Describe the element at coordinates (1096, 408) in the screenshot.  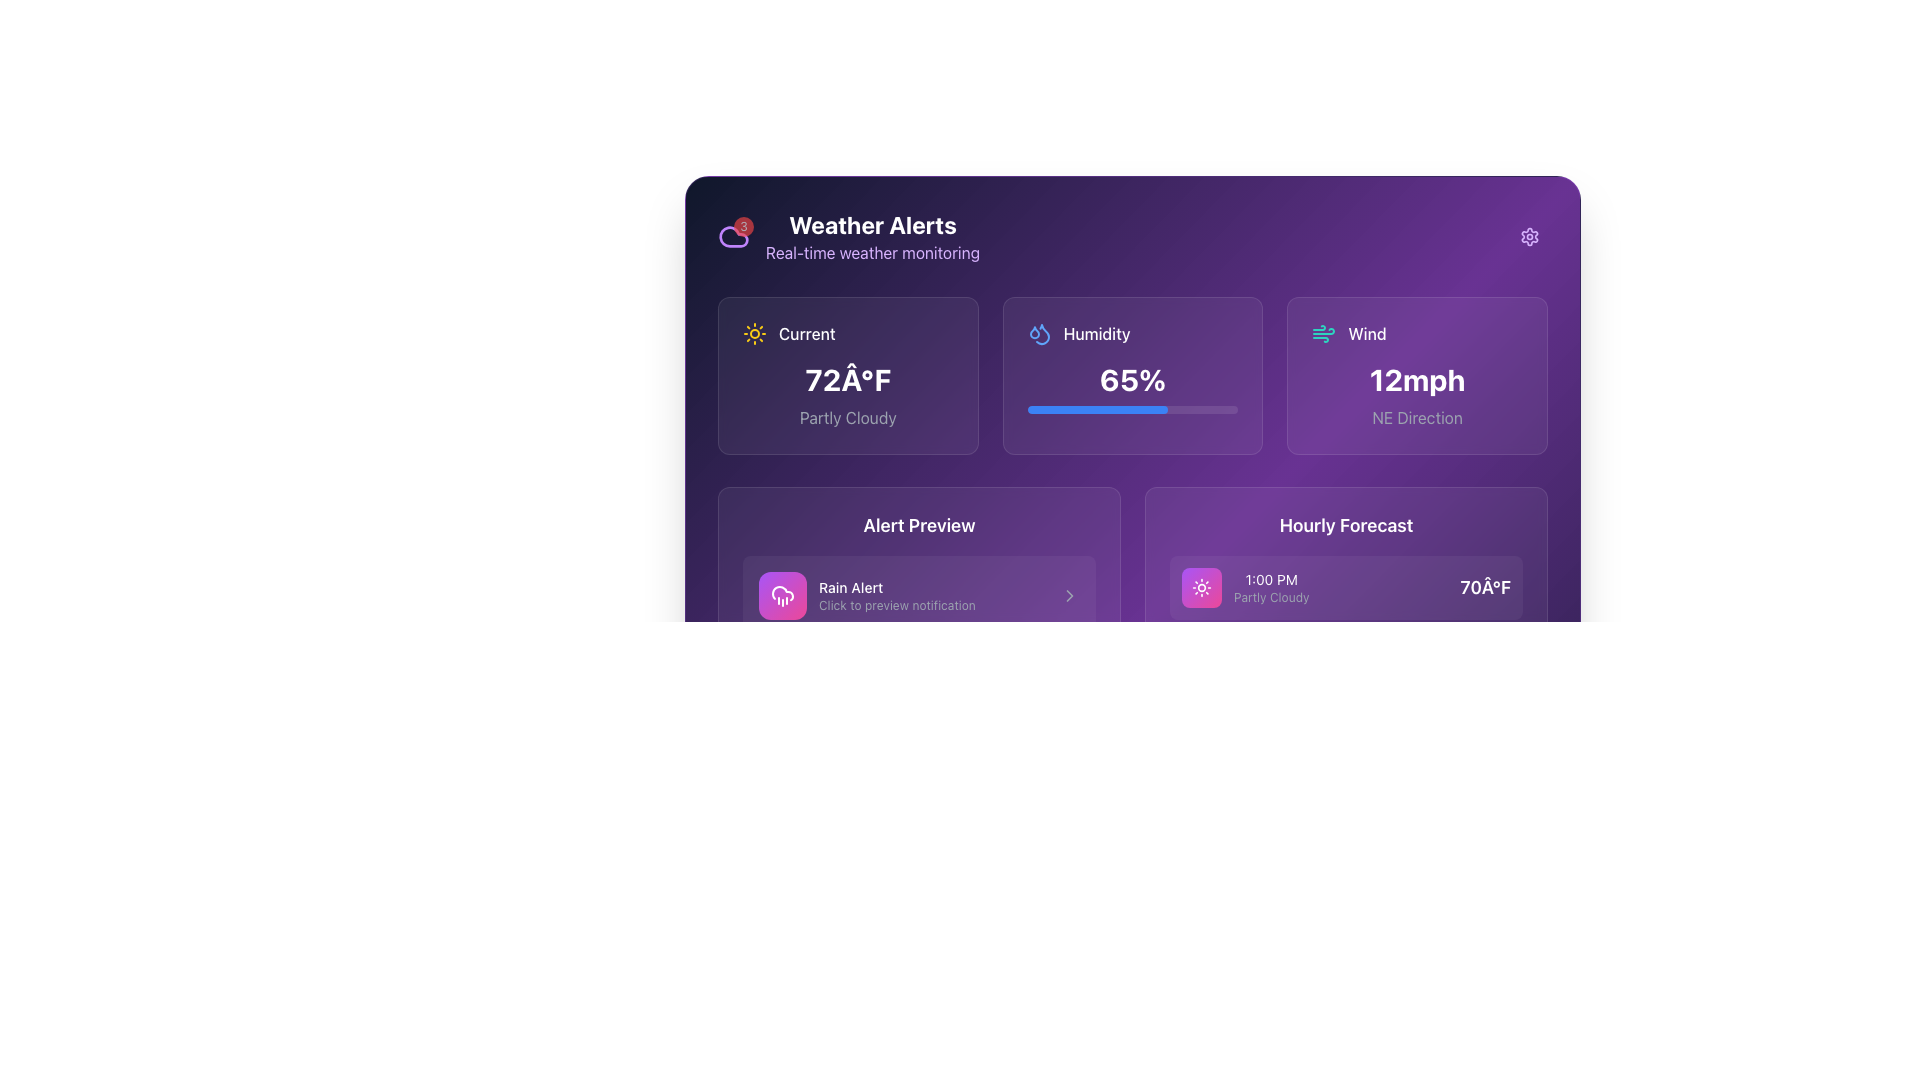
I see `the blue progress fill of the progress bar located in the 'Humidity' section, which is positioned between the 'Current' and 'Wind' sections` at that location.